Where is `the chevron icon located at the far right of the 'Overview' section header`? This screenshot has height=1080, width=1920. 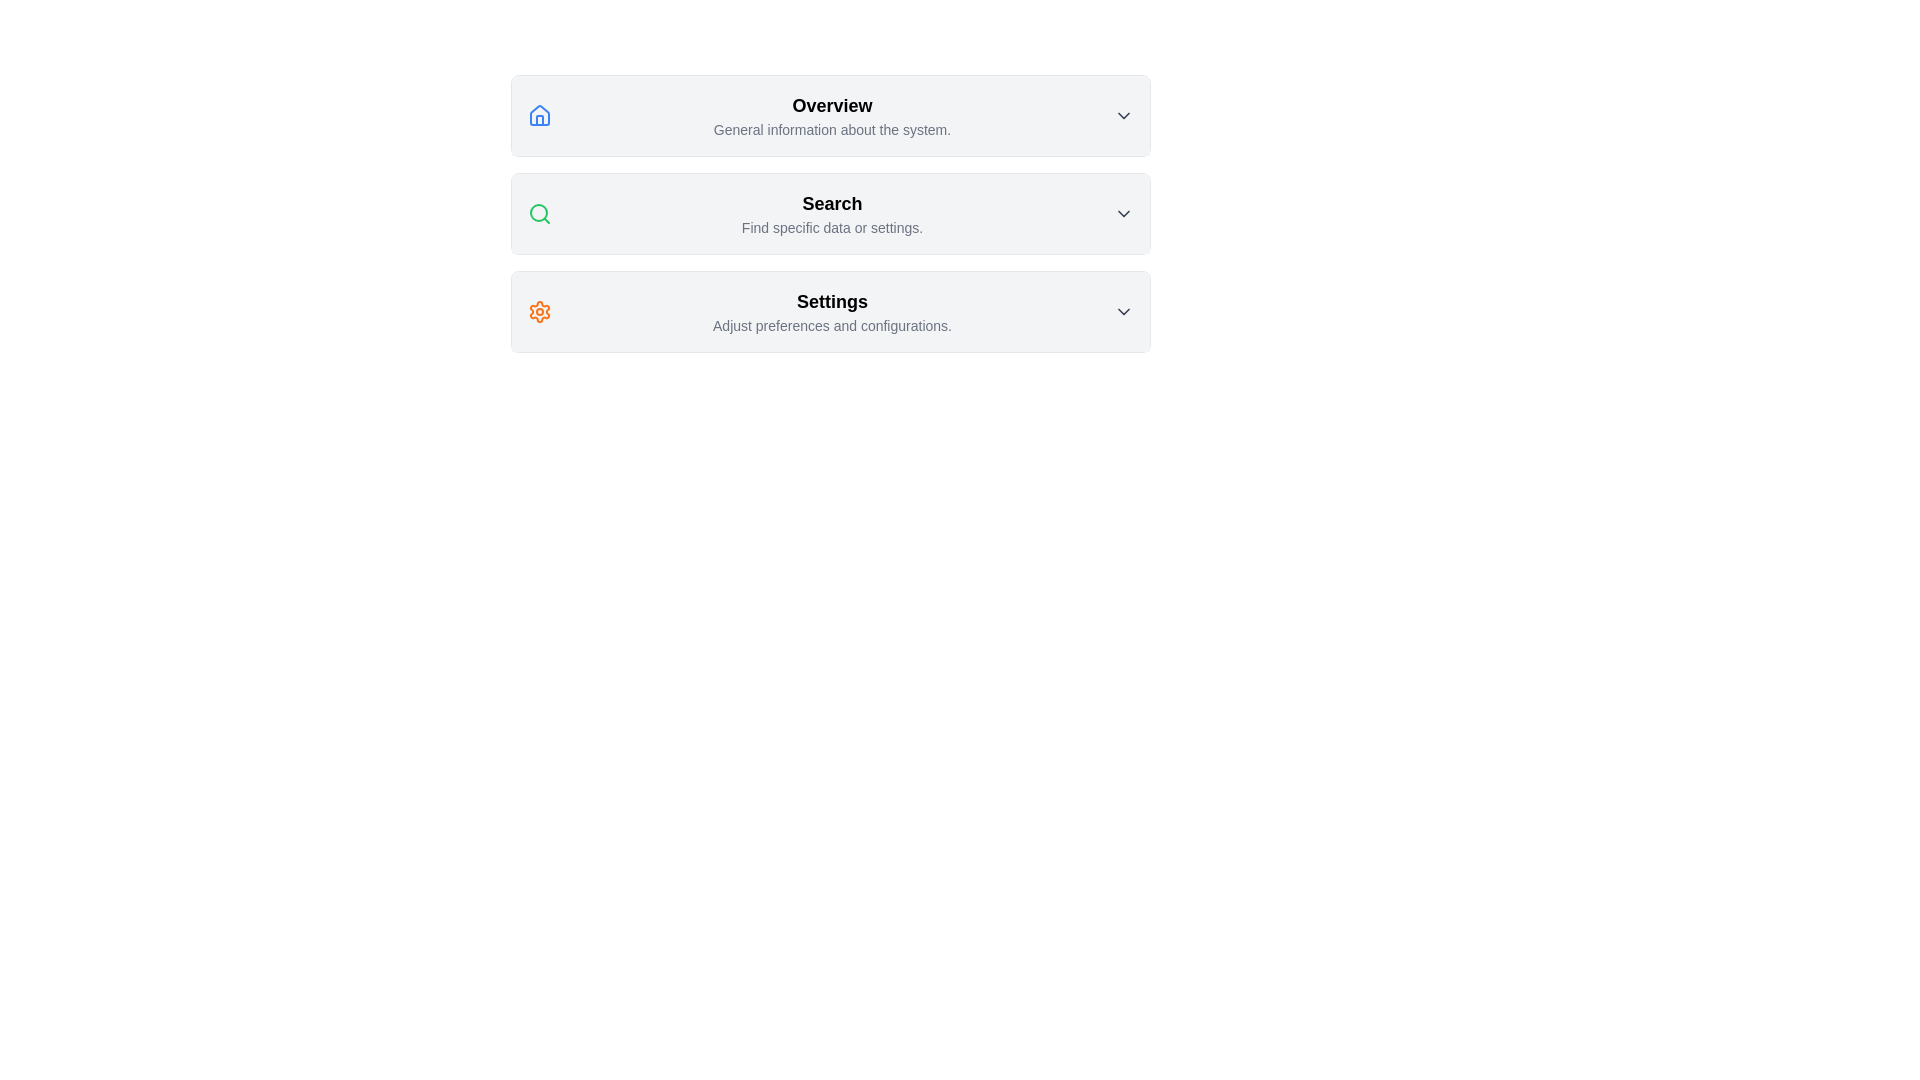
the chevron icon located at the far right of the 'Overview' section header is located at coordinates (1123, 115).